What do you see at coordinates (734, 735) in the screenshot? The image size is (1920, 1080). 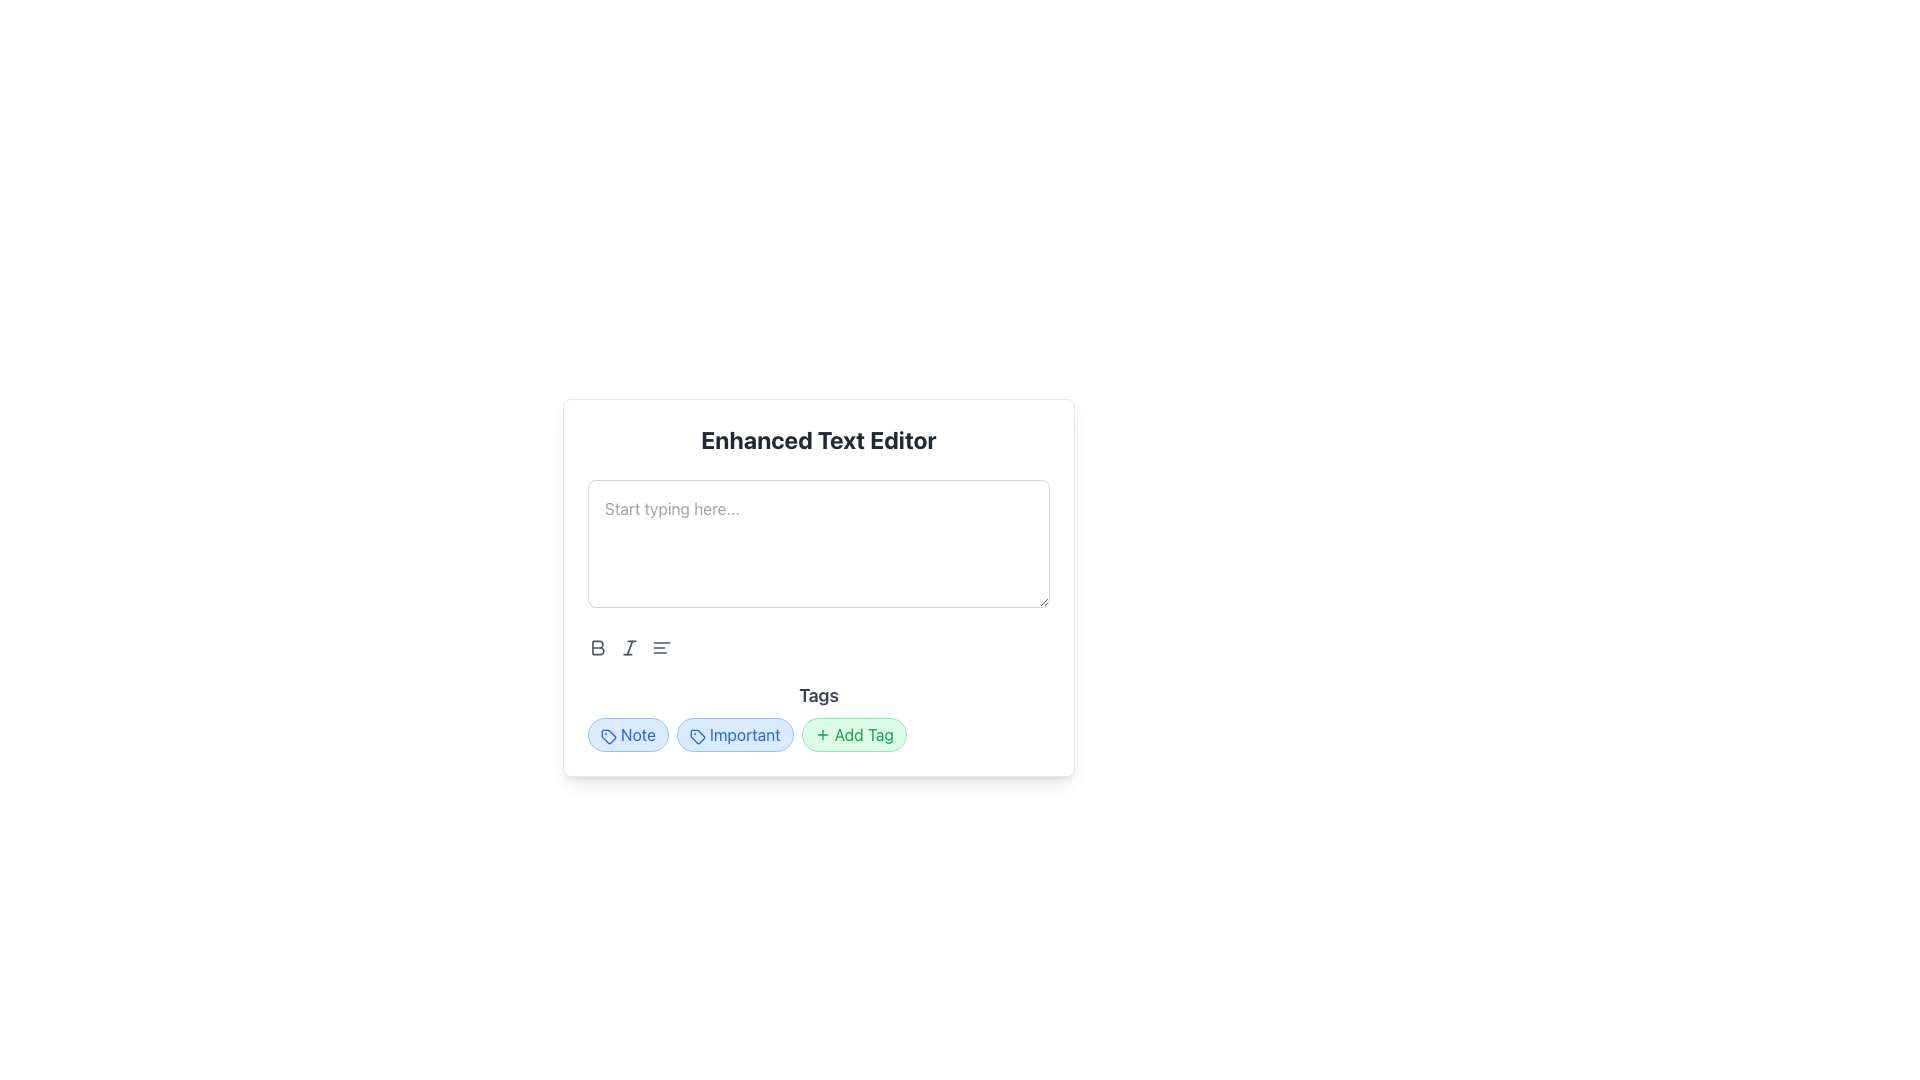 I see `the label tagged 'Important' which is the second pill-shaped tag in the 'Tags' section, located between the 'Note' tag and the 'Add Tag' button` at bounding box center [734, 735].